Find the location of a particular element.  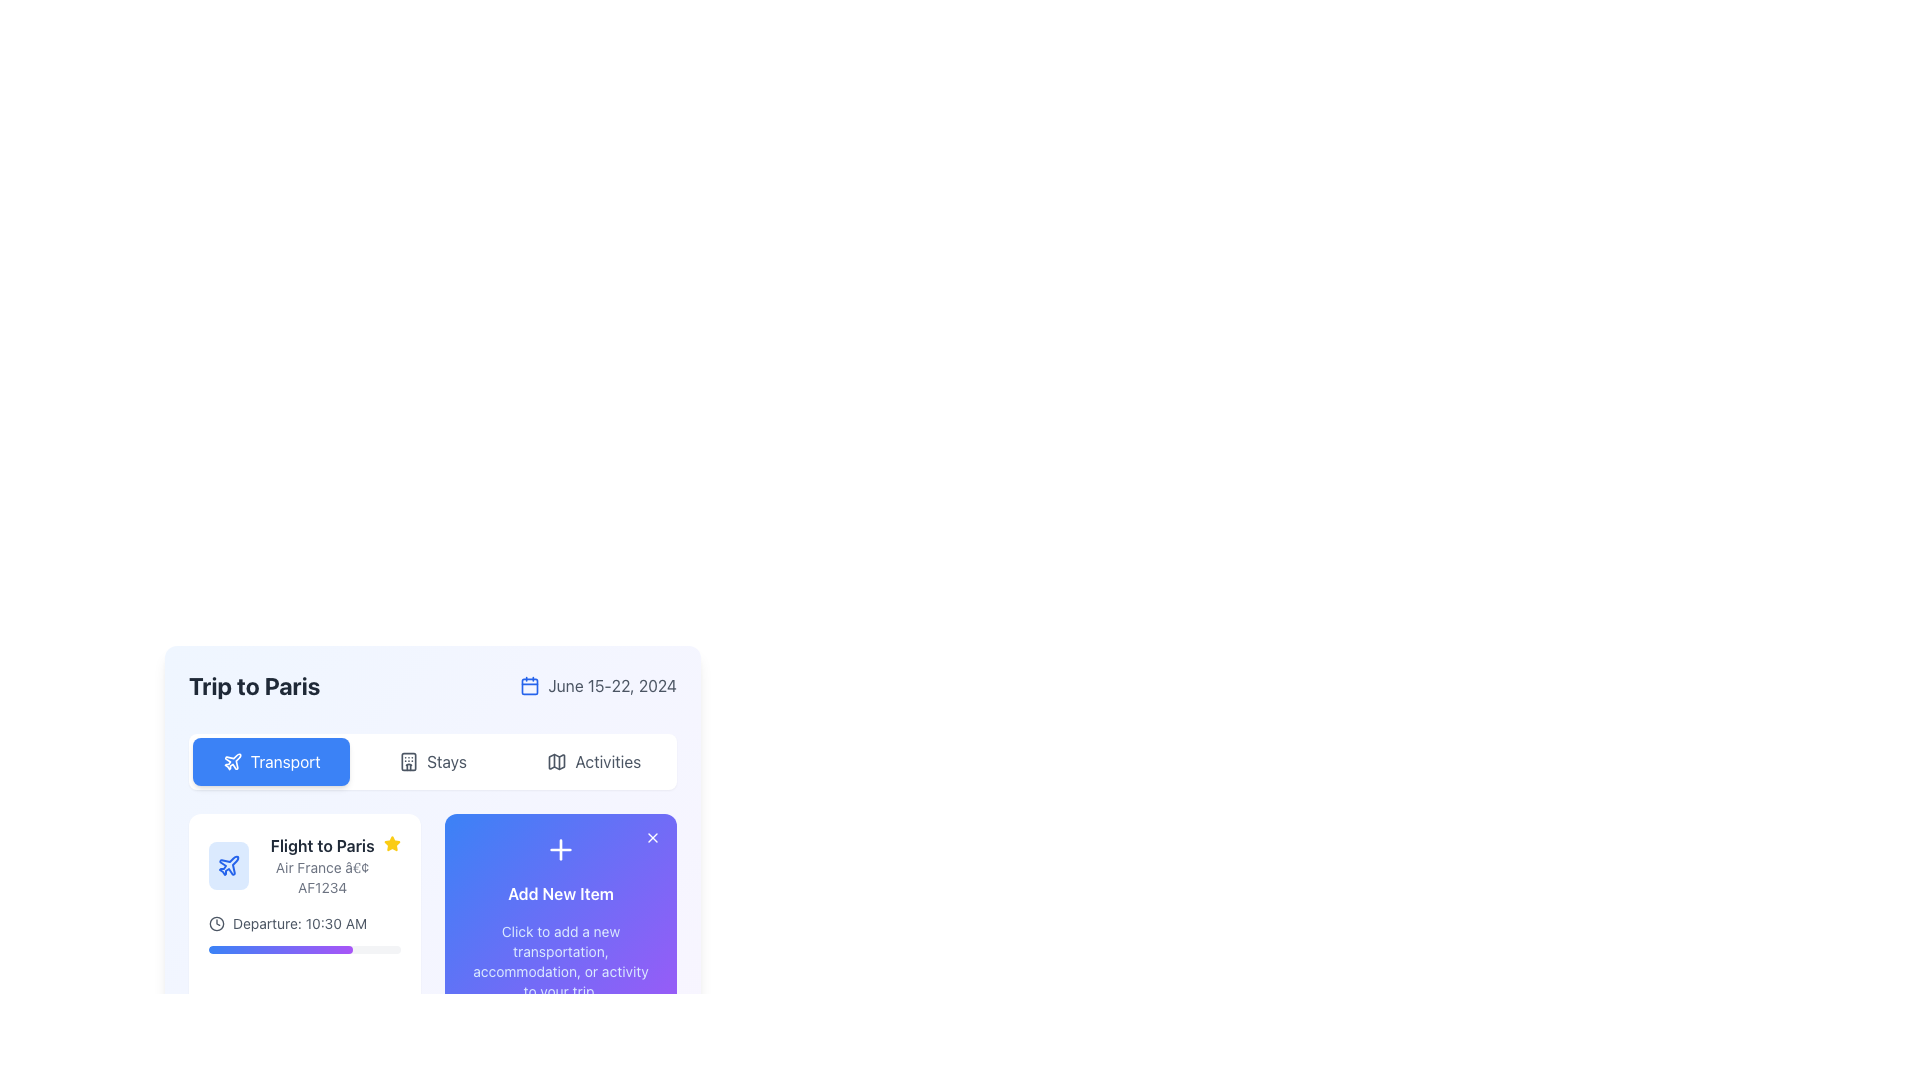

the accommodations button, which is the second button in a horizontal list of three buttons located centrally is located at coordinates (431, 762).